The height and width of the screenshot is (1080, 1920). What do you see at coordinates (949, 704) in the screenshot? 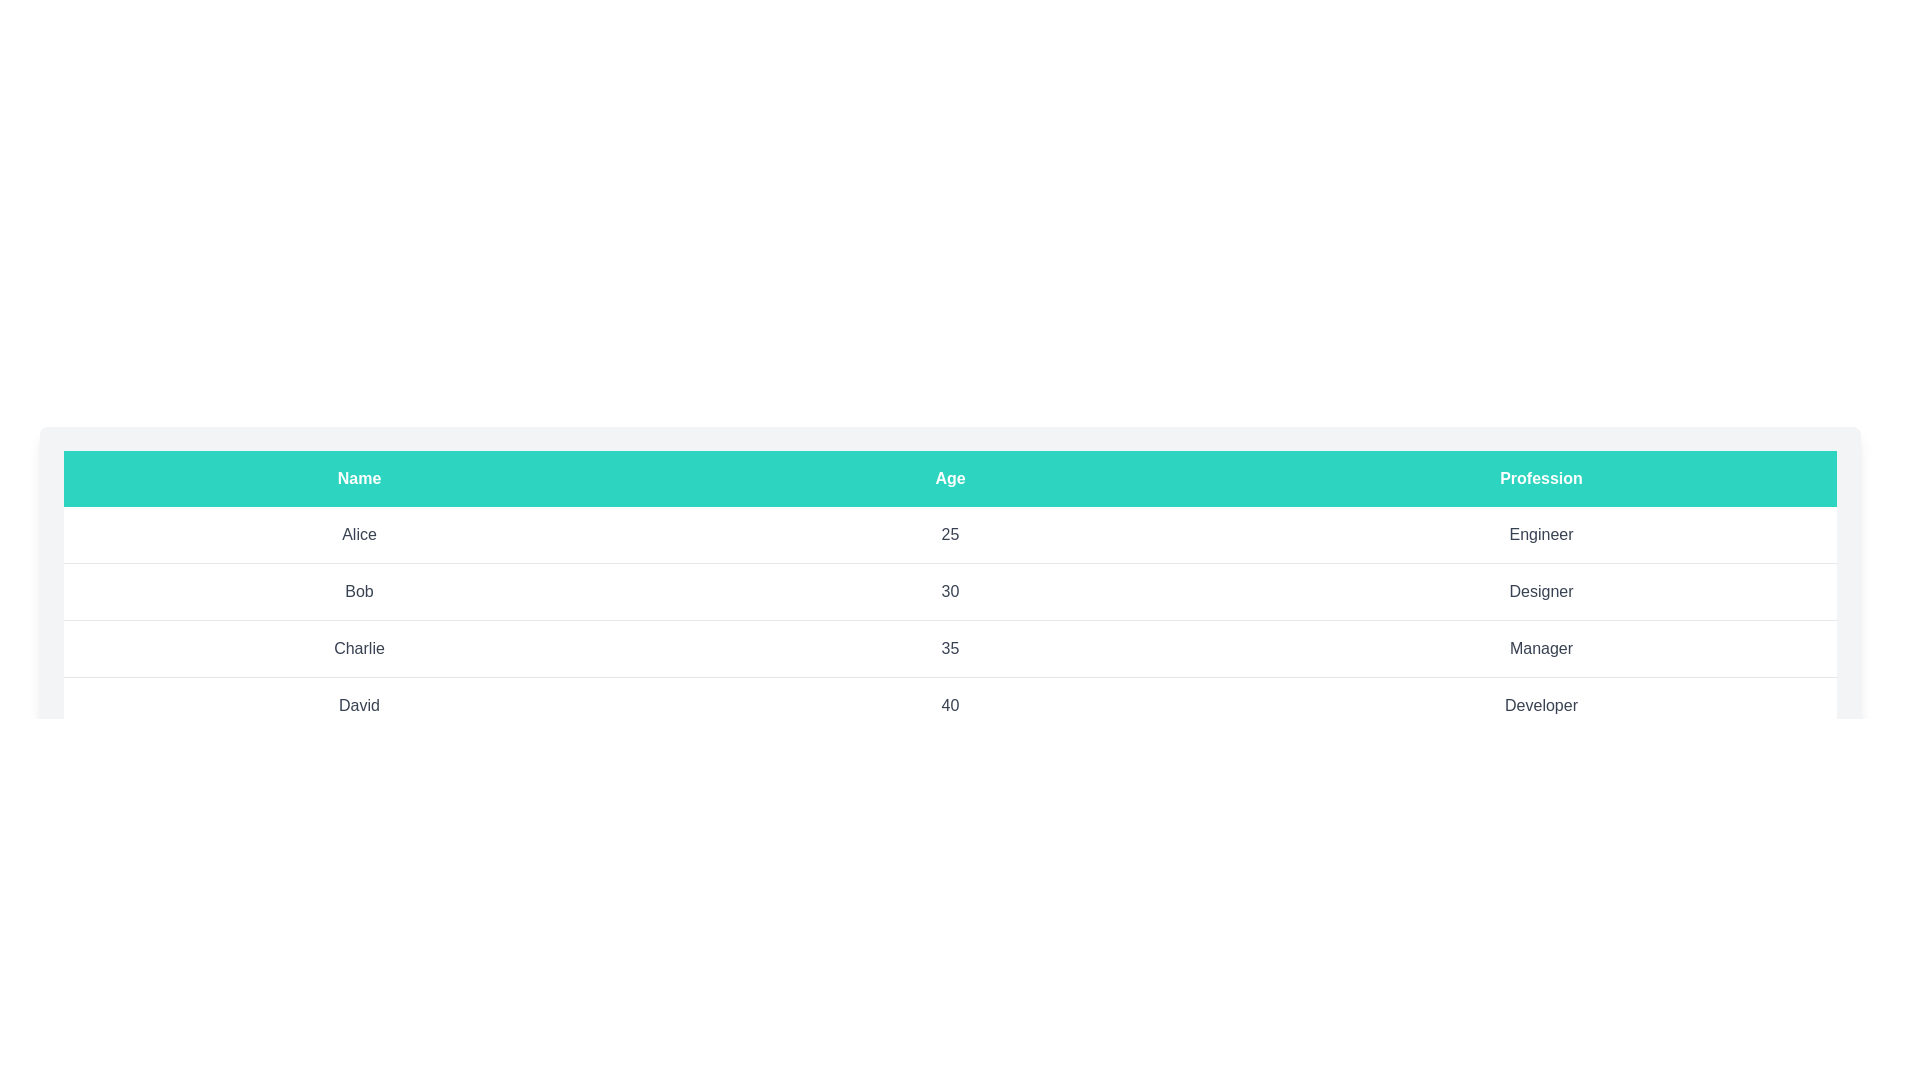
I see `text from the table cell containing '40' in the age column for the row corresponding to 'David'` at bounding box center [949, 704].